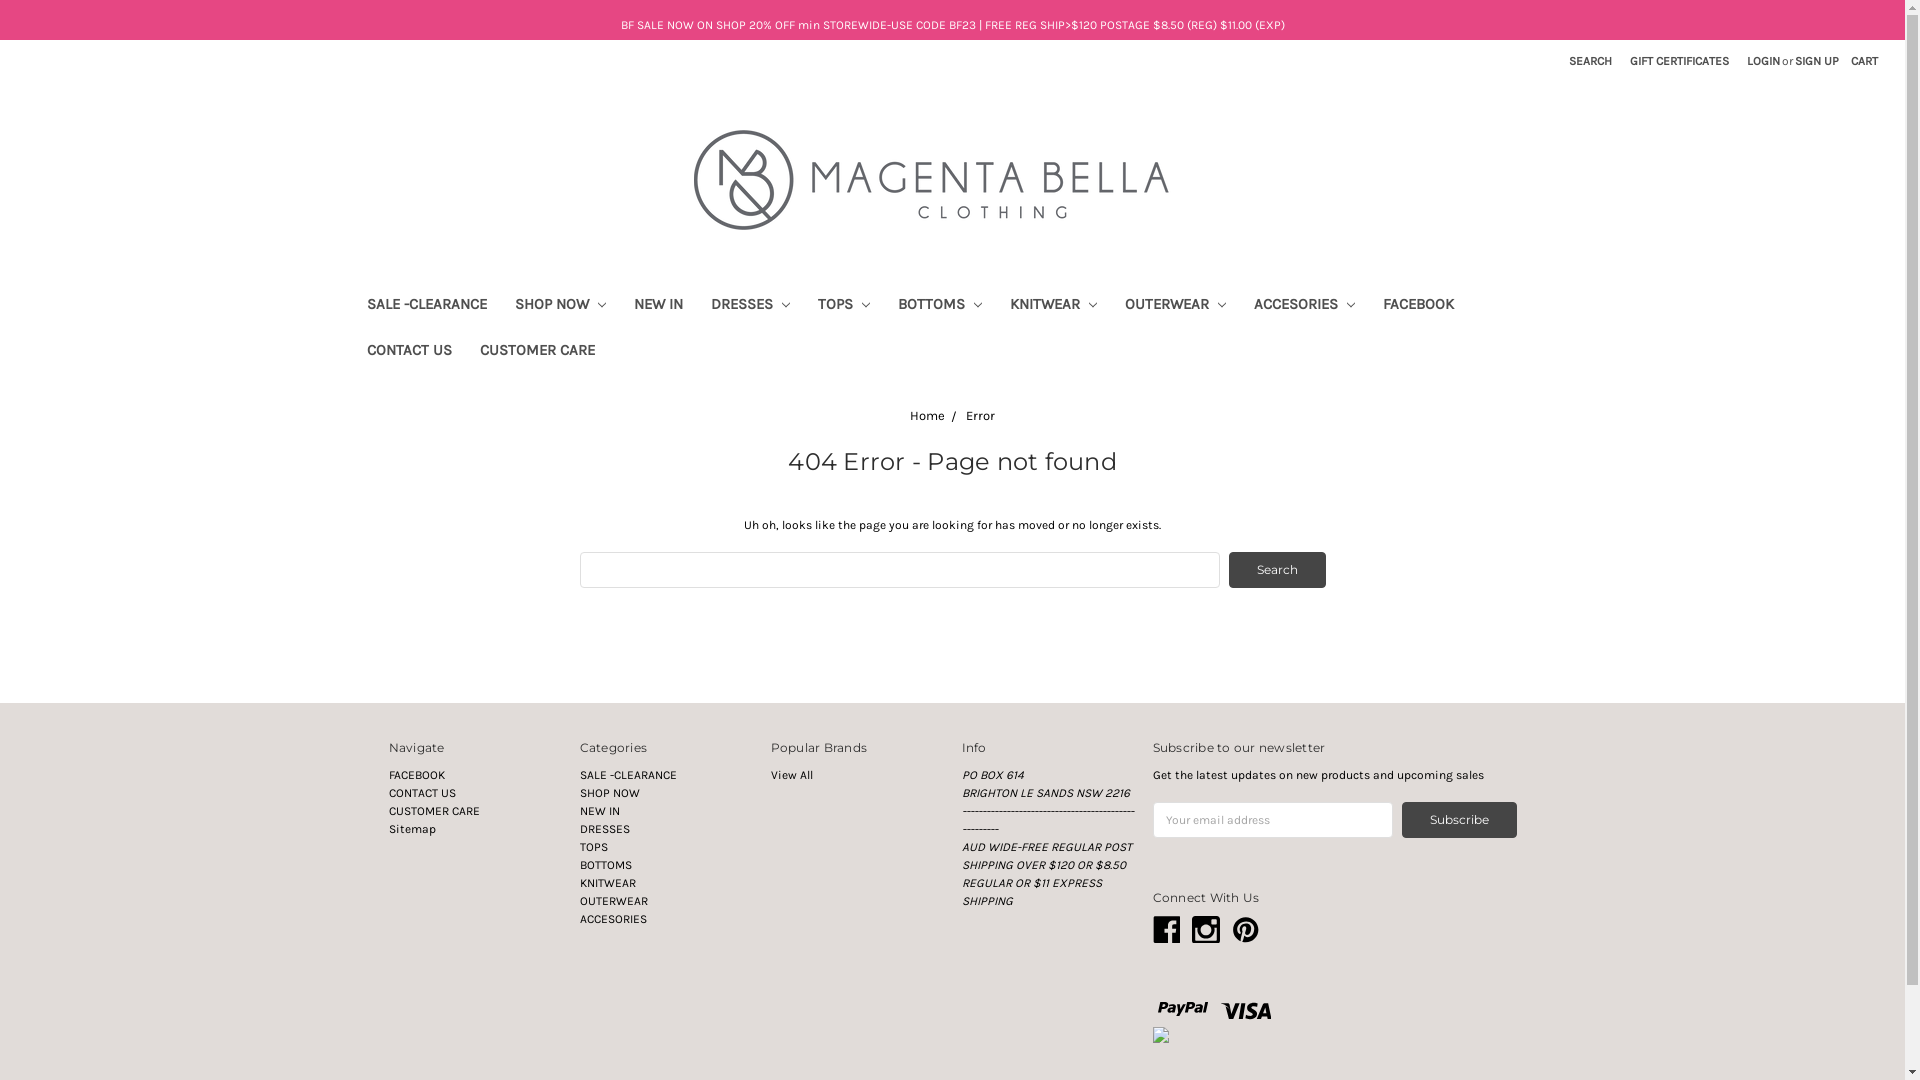  What do you see at coordinates (1459, 820) in the screenshot?
I see `'Subscribe'` at bounding box center [1459, 820].